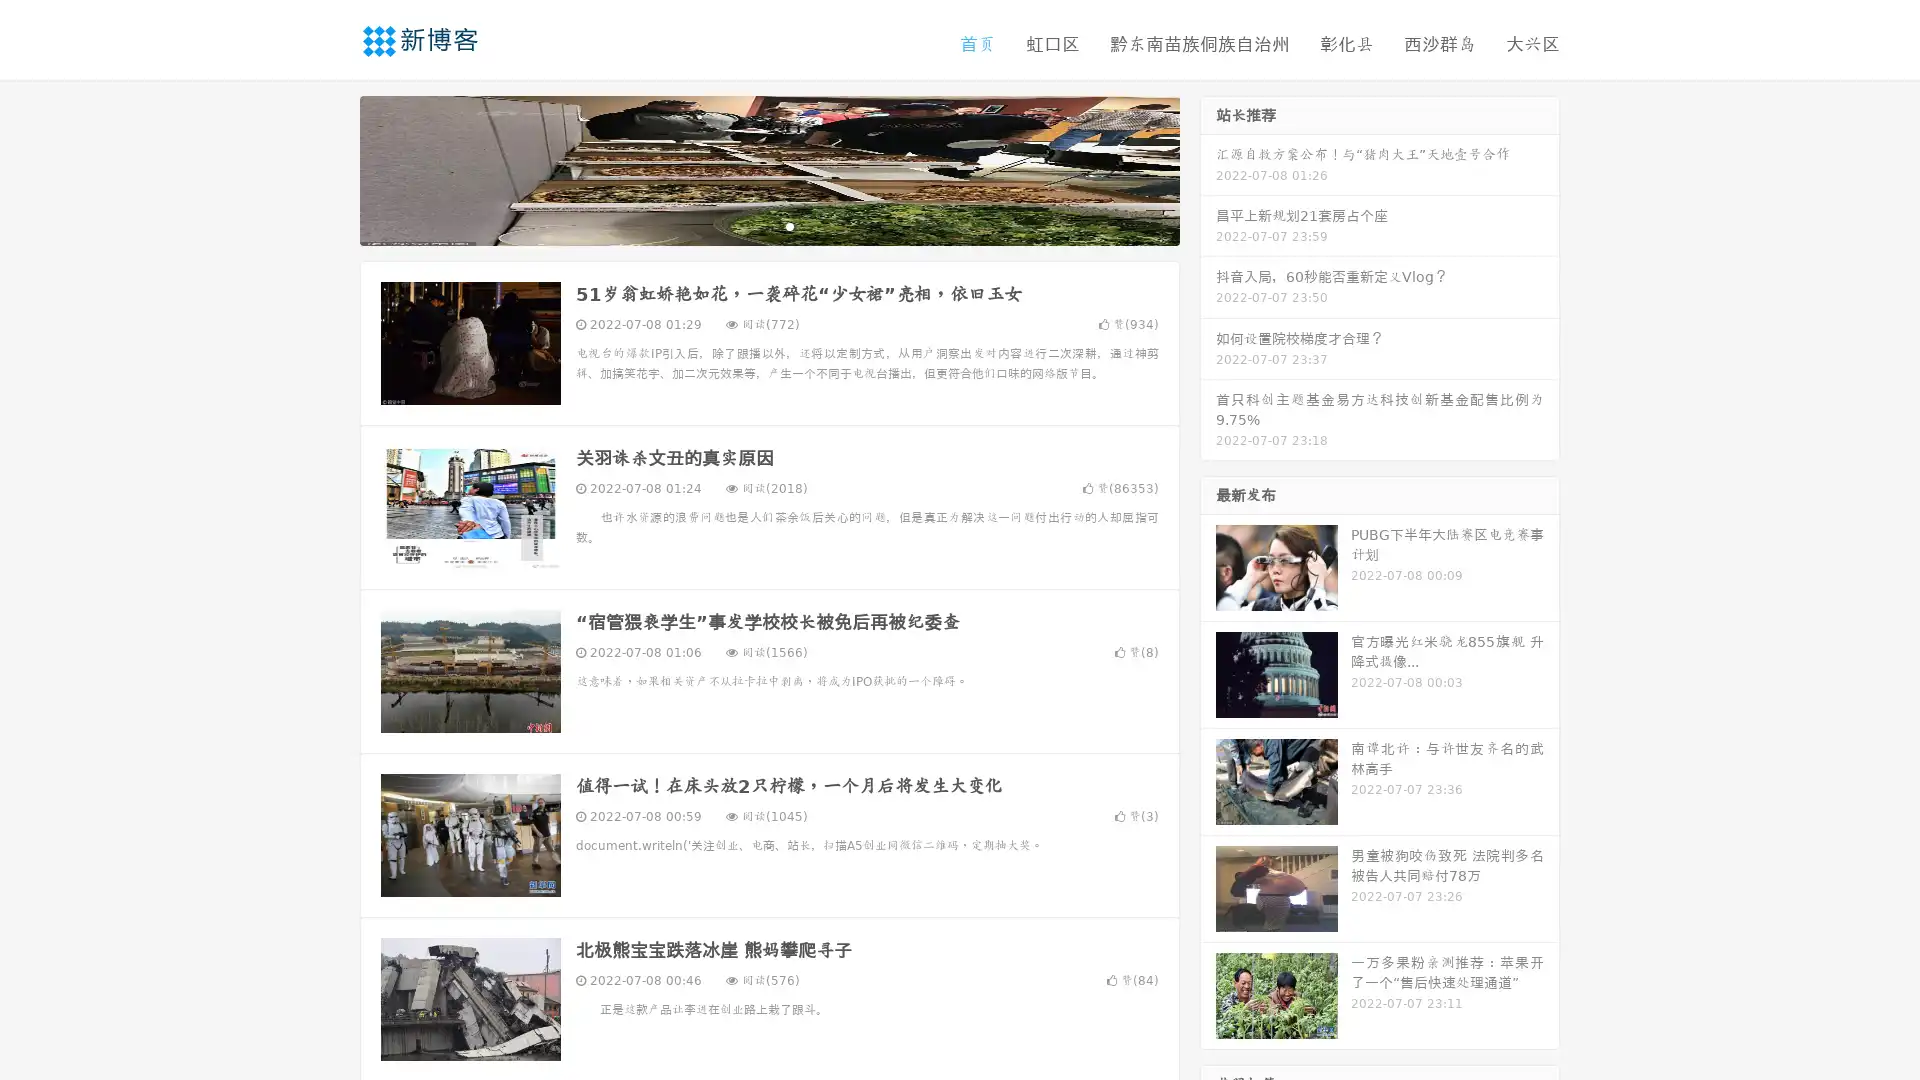 The image size is (1920, 1080). Describe the element at coordinates (330, 168) in the screenshot. I see `Previous slide` at that location.